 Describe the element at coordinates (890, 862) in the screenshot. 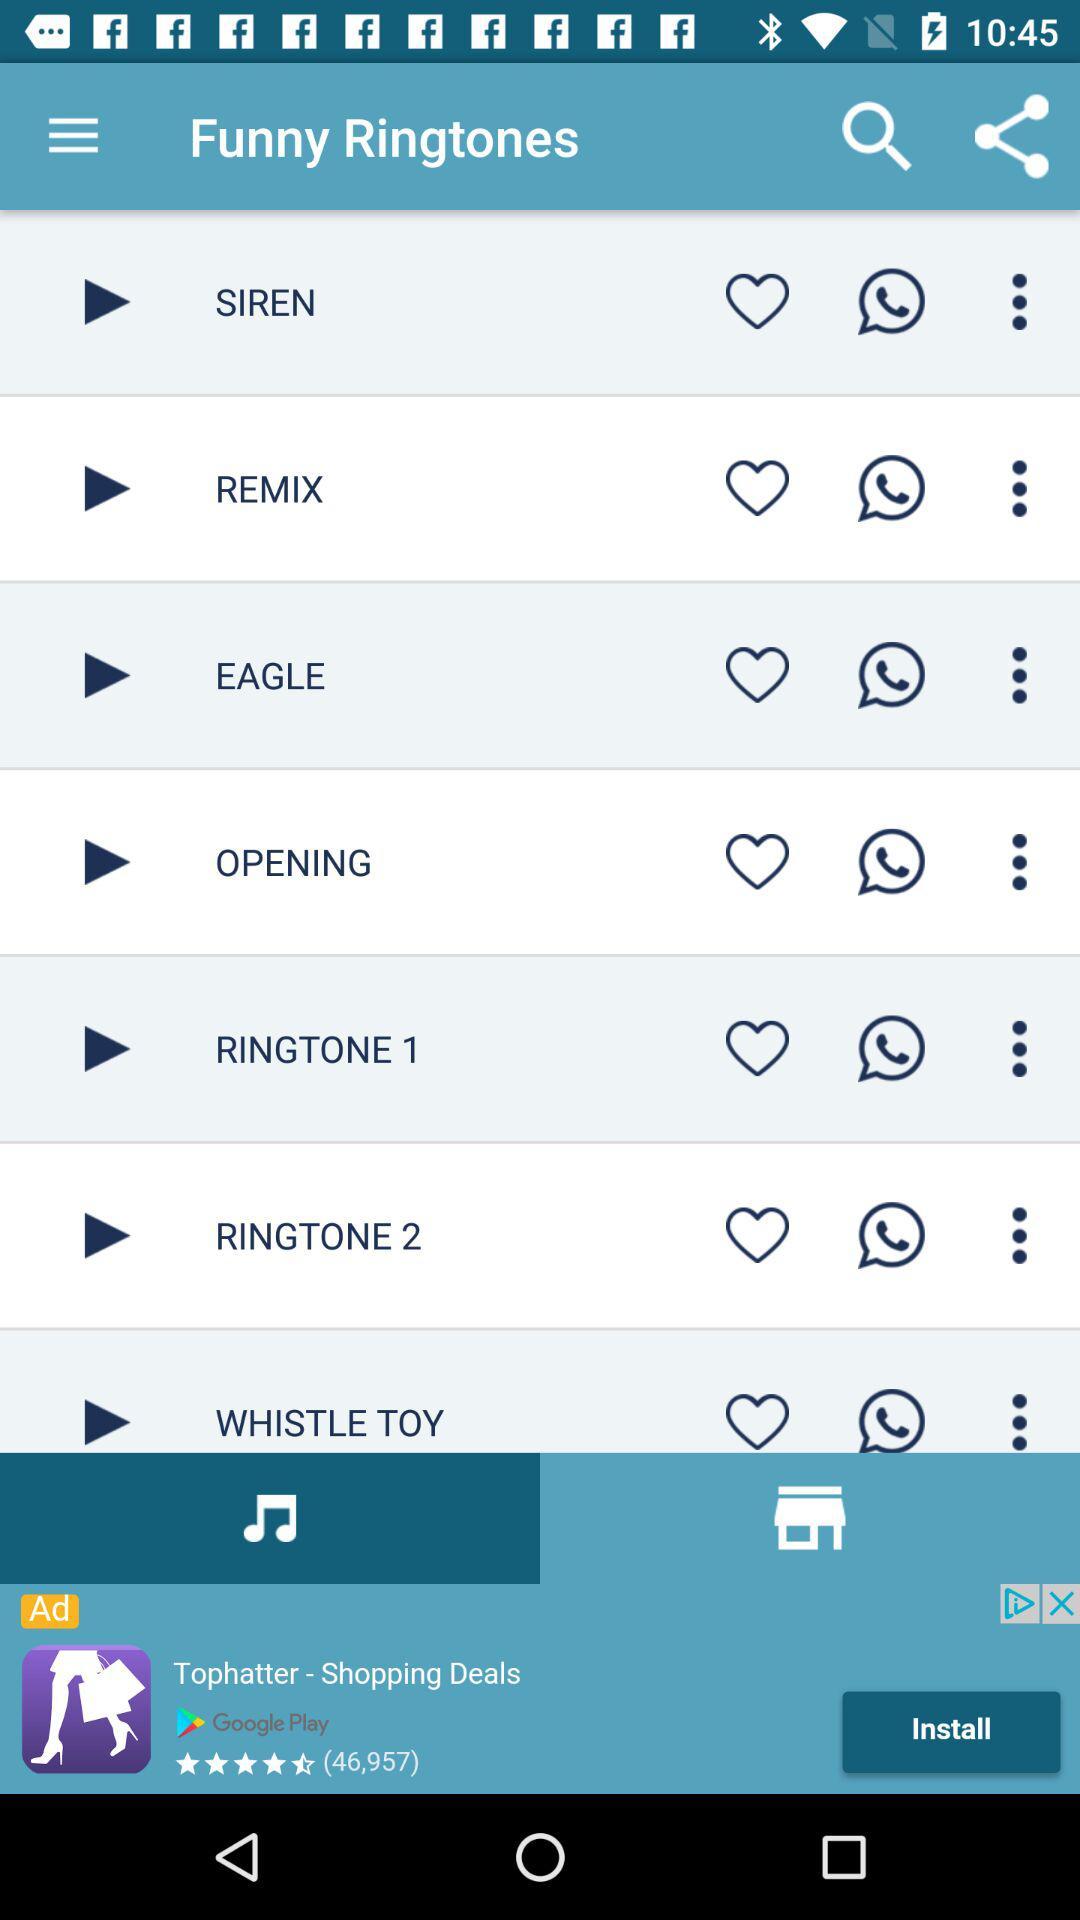

I see `whatsapp image` at that location.